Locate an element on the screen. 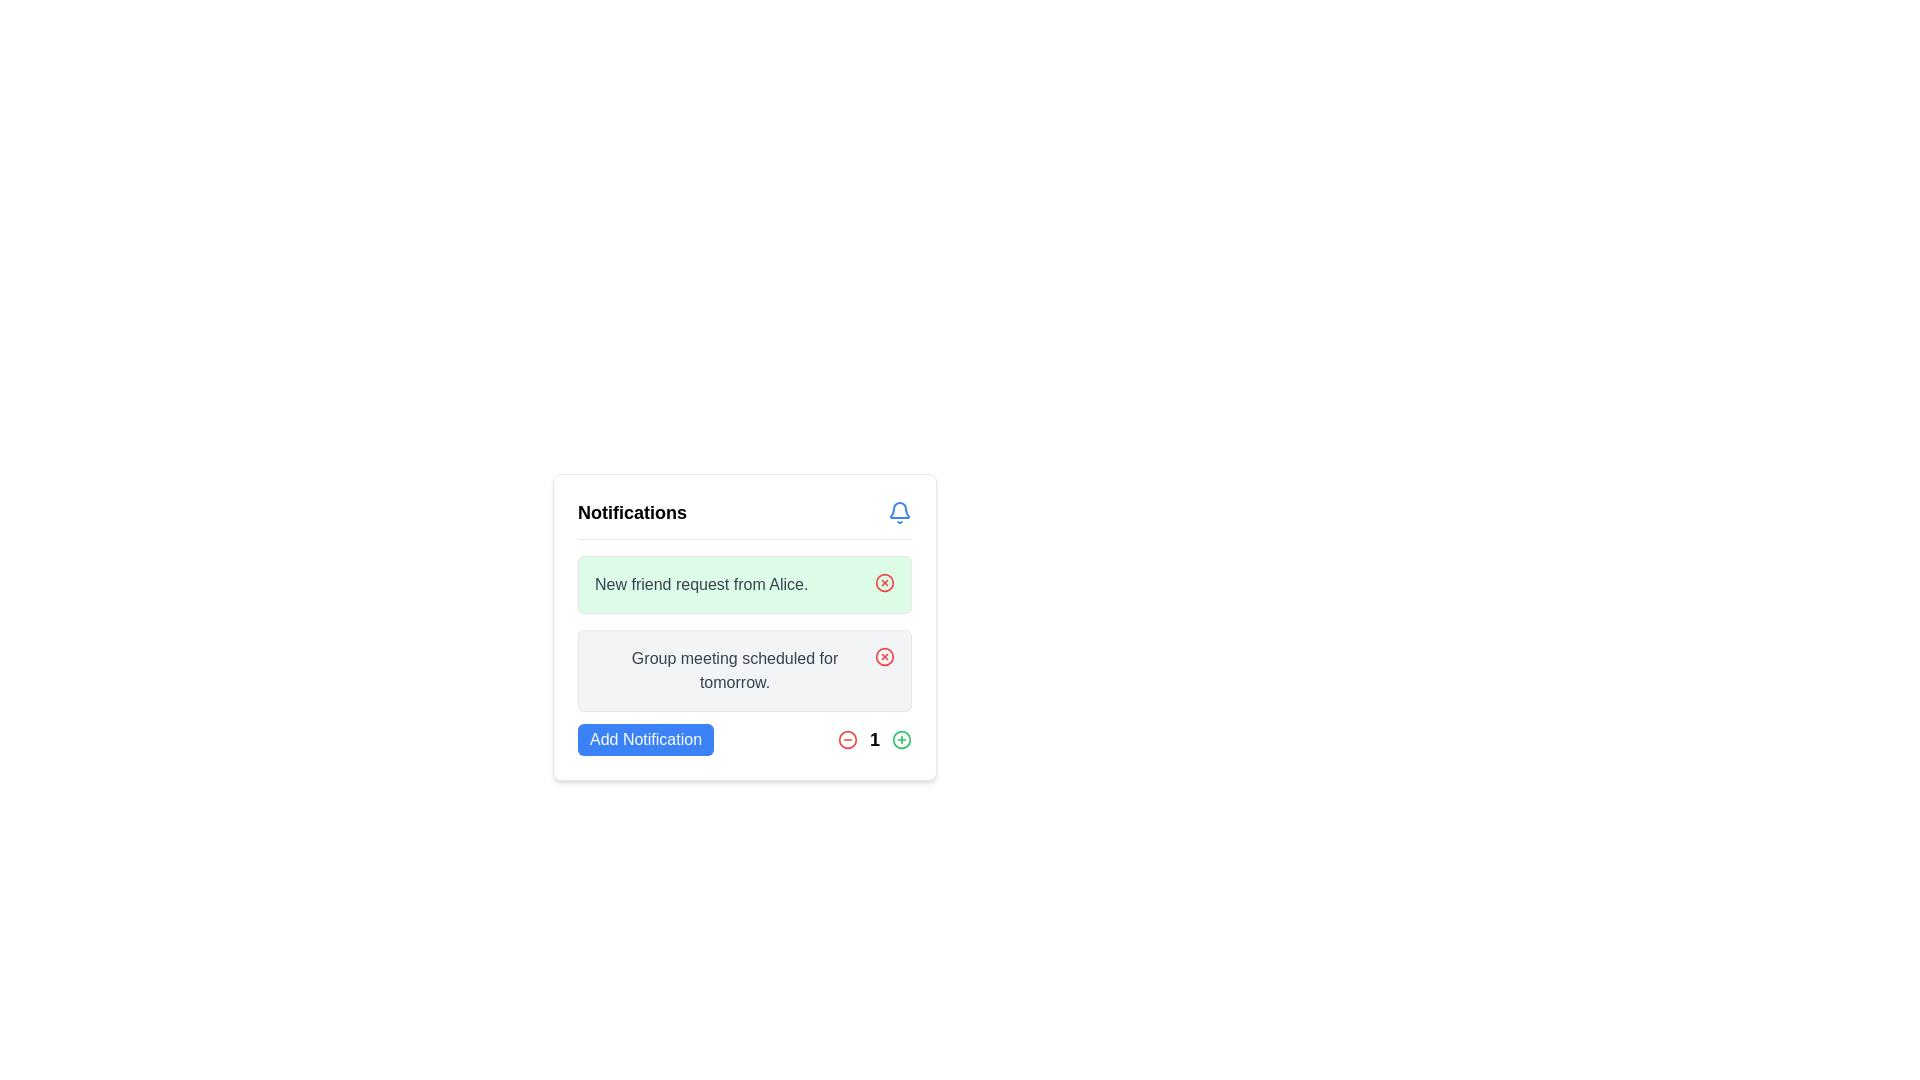 The width and height of the screenshot is (1920, 1080). the Circular SVG icon located in the bottom-right portion of the interface, adjacent to the numeric indicator labeled '1' and to the right of the 'Add Notification' button is located at coordinates (901, 740).